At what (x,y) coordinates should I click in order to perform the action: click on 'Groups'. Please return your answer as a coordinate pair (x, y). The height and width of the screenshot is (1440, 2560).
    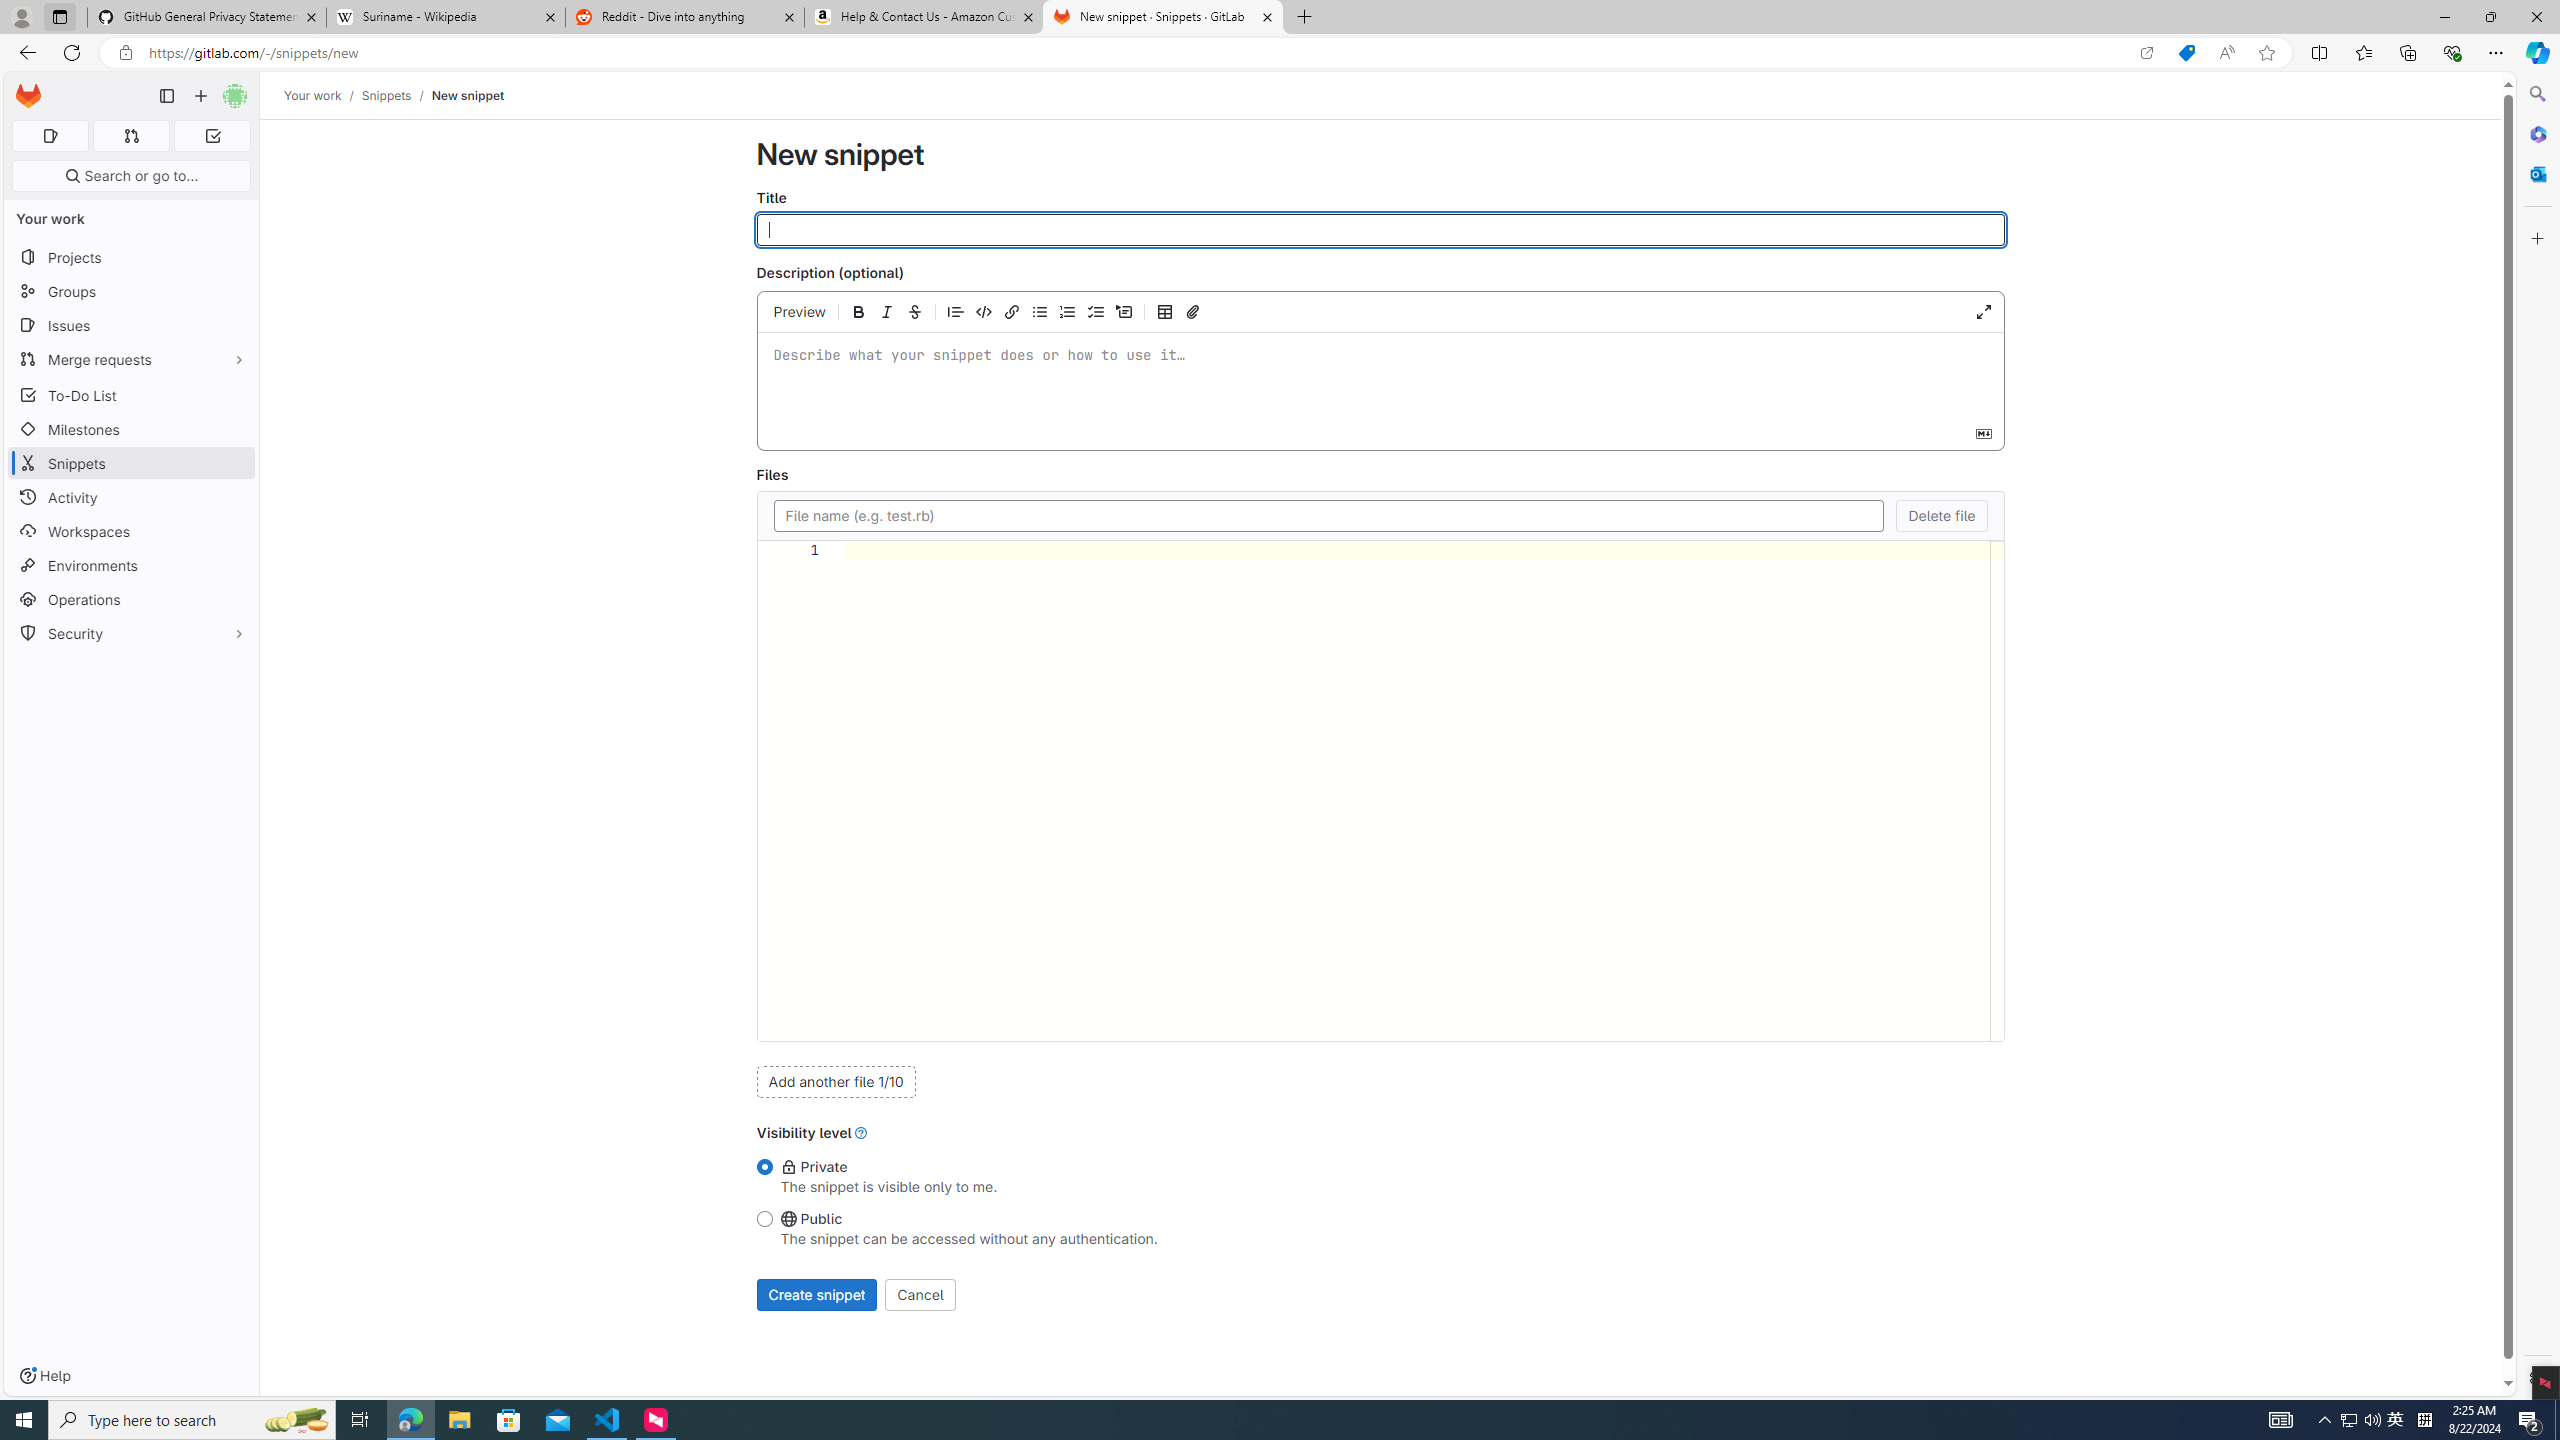
    Looking at the image, I should click on (130, 291).